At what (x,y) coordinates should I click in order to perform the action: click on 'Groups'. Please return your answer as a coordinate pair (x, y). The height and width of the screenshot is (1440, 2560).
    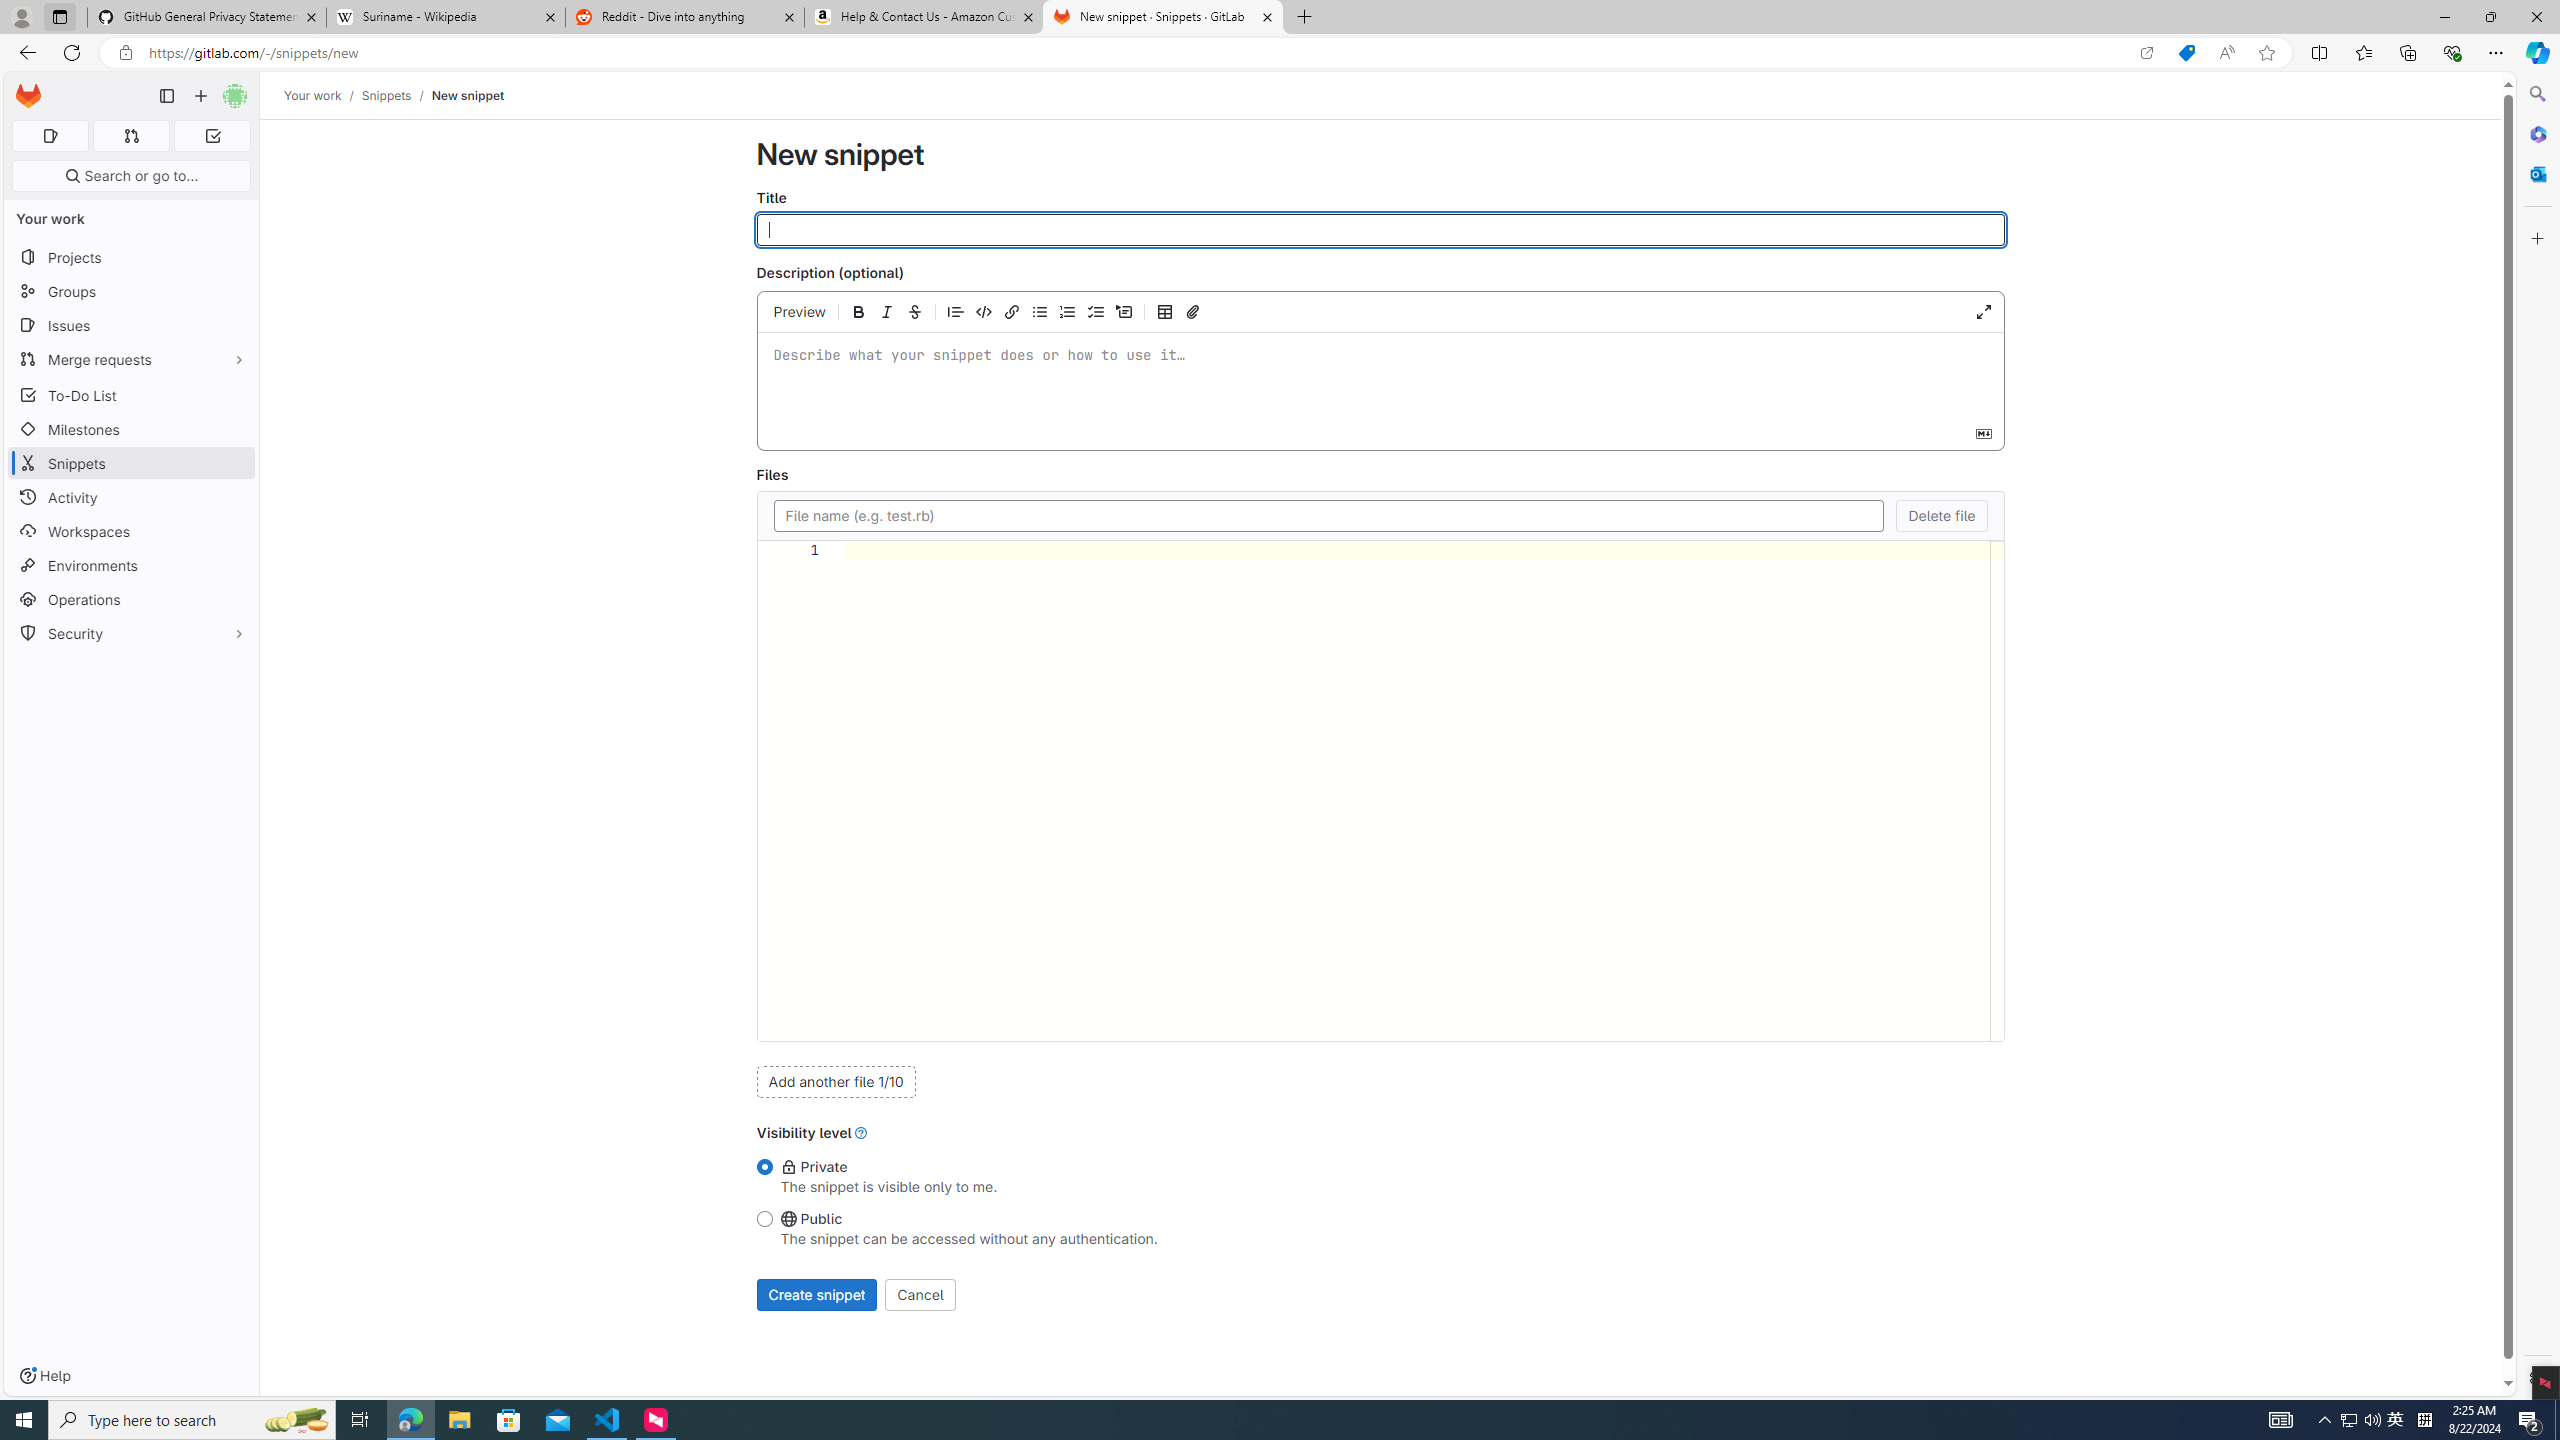
    Looking at the image, I should click on (130, 291).